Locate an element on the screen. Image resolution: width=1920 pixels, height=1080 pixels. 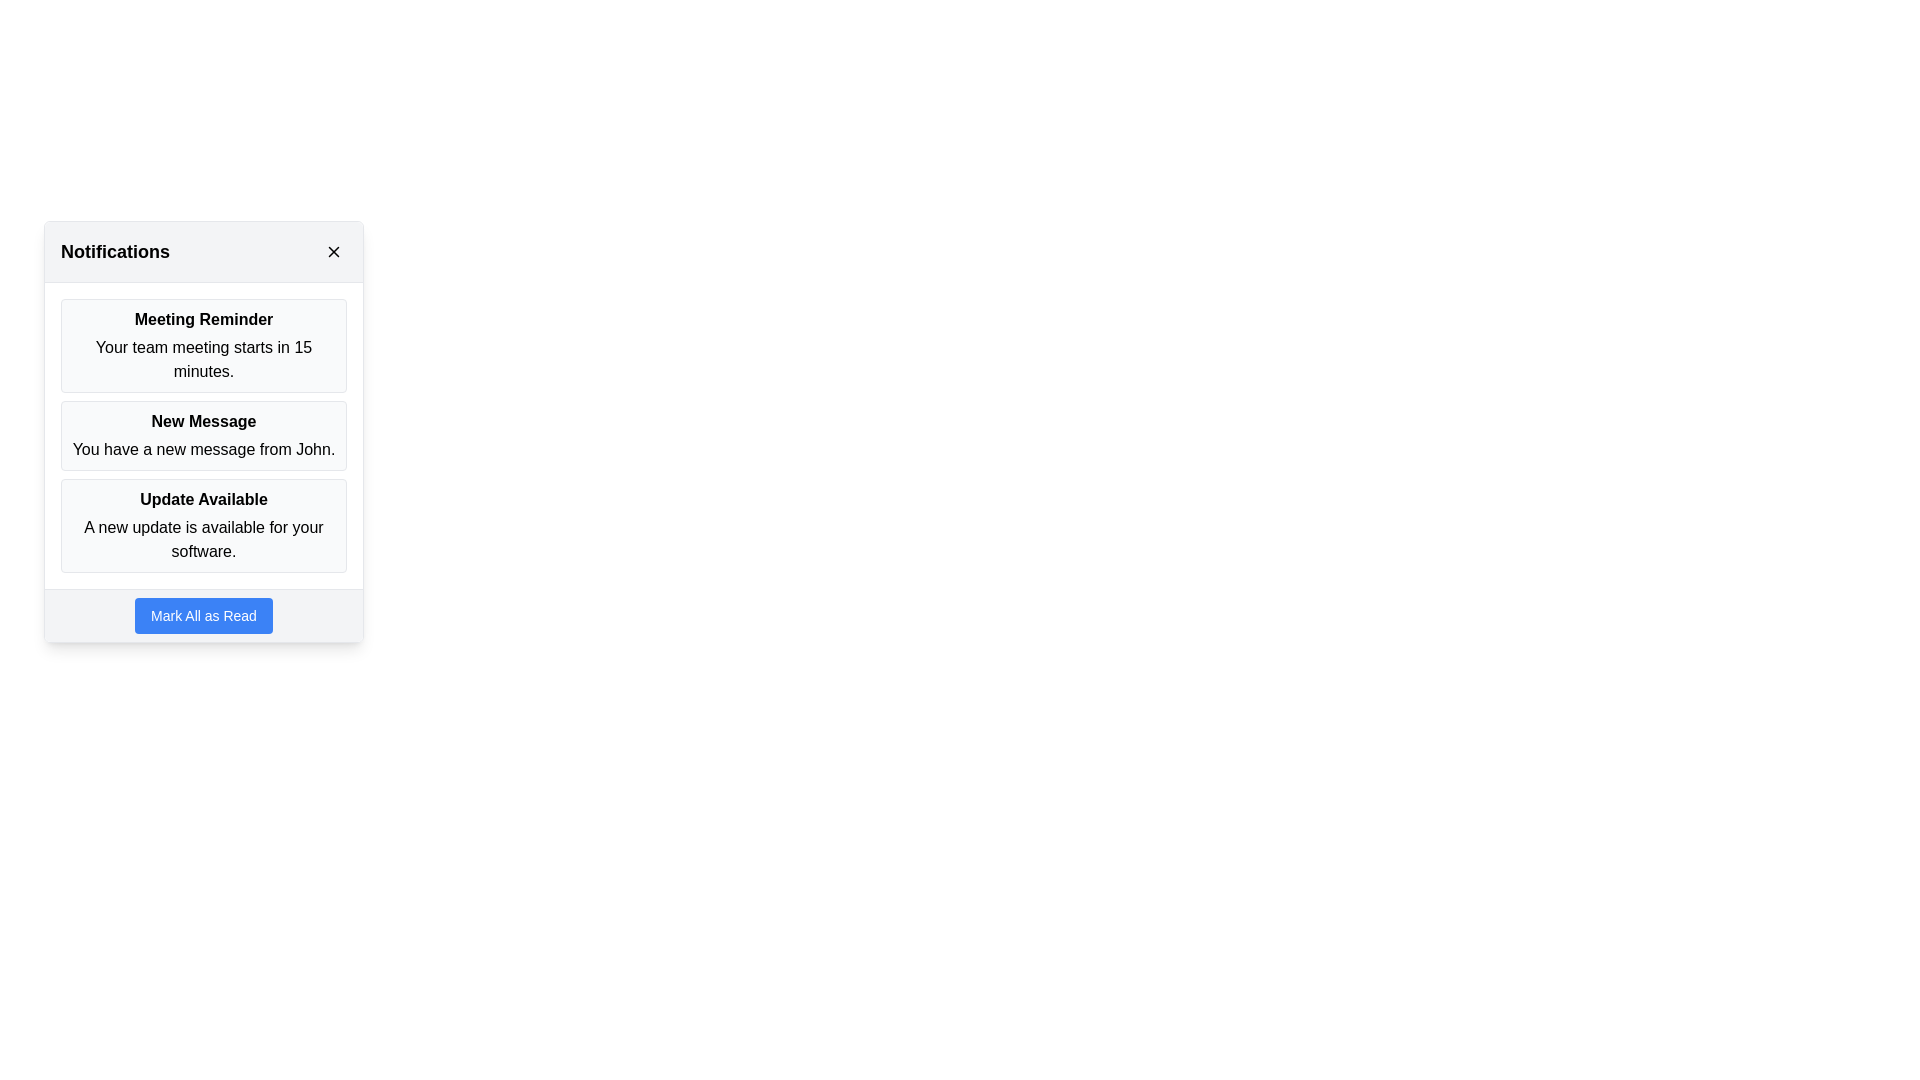
notification content from the third notification item box that displays a software update availability message is located at coordinates (203, 524).